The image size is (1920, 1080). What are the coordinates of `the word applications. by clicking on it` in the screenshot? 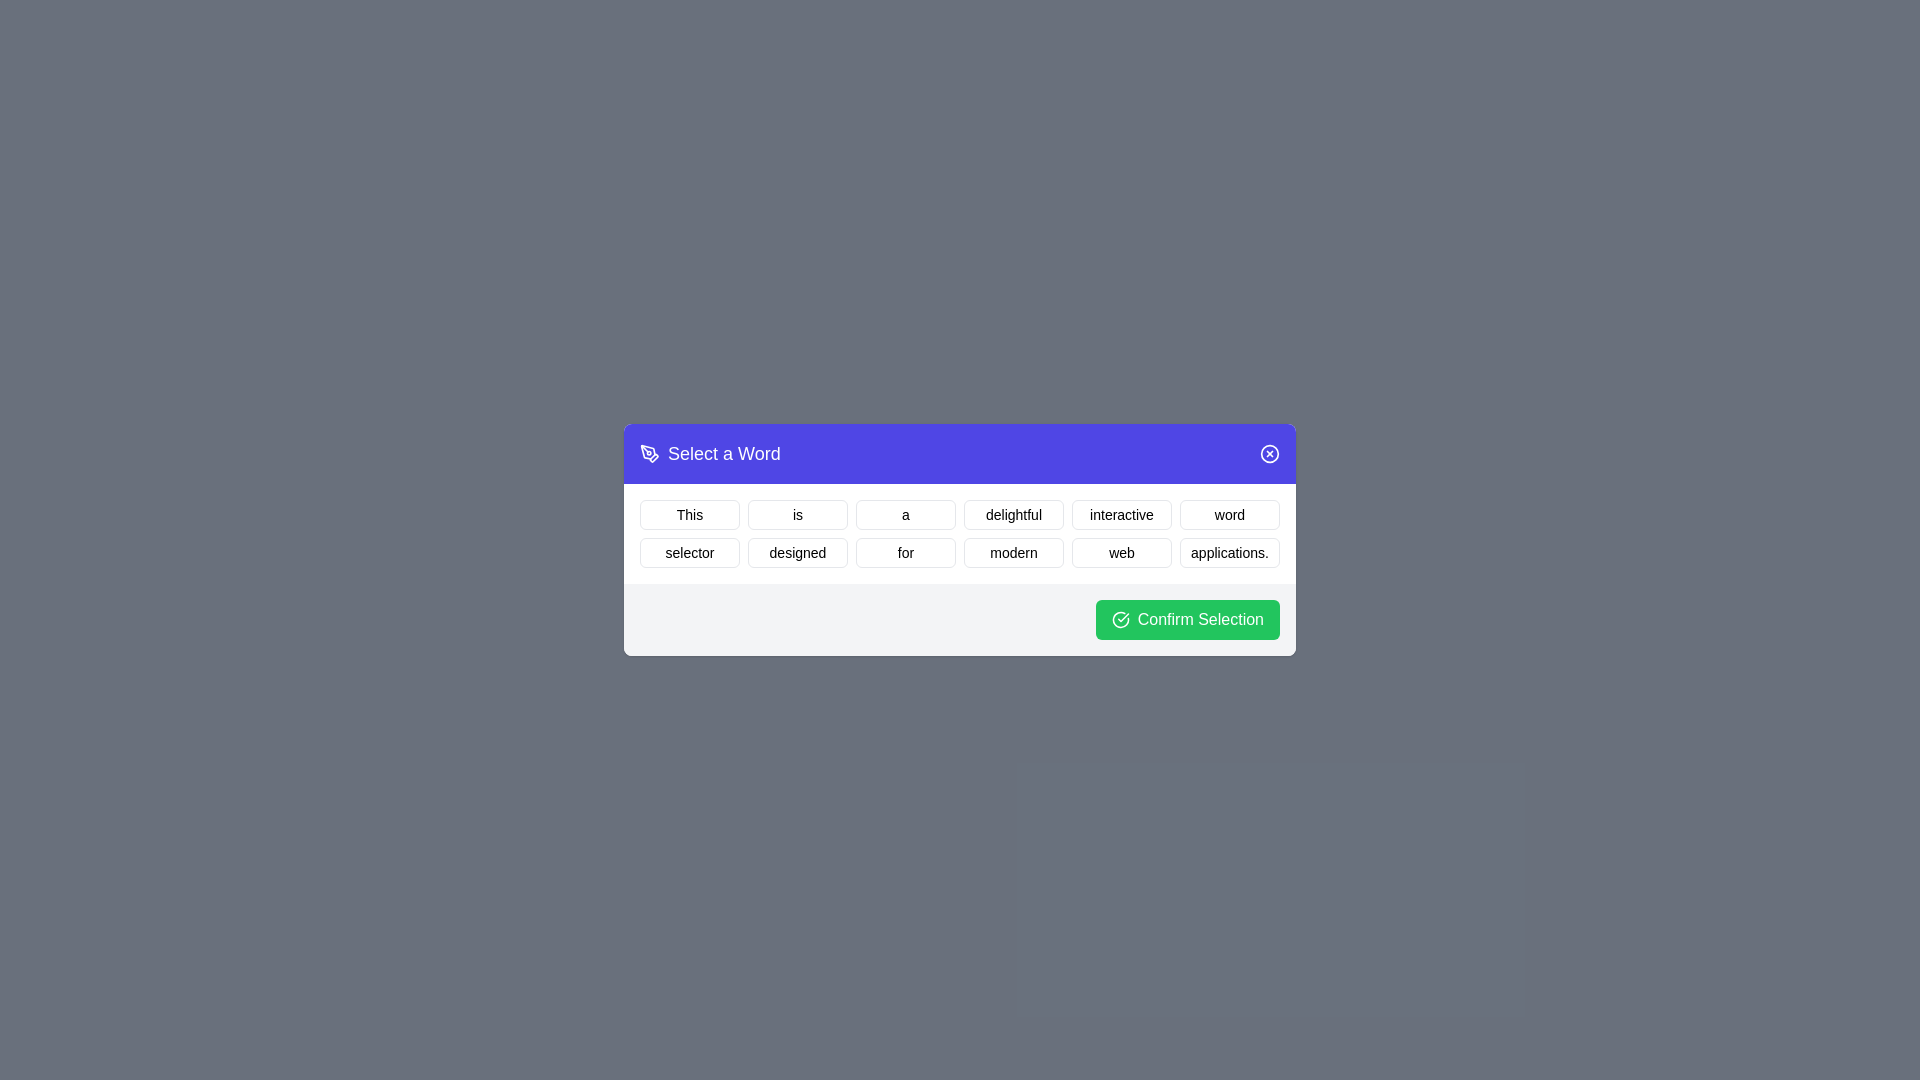 It's located at (1228, 552).